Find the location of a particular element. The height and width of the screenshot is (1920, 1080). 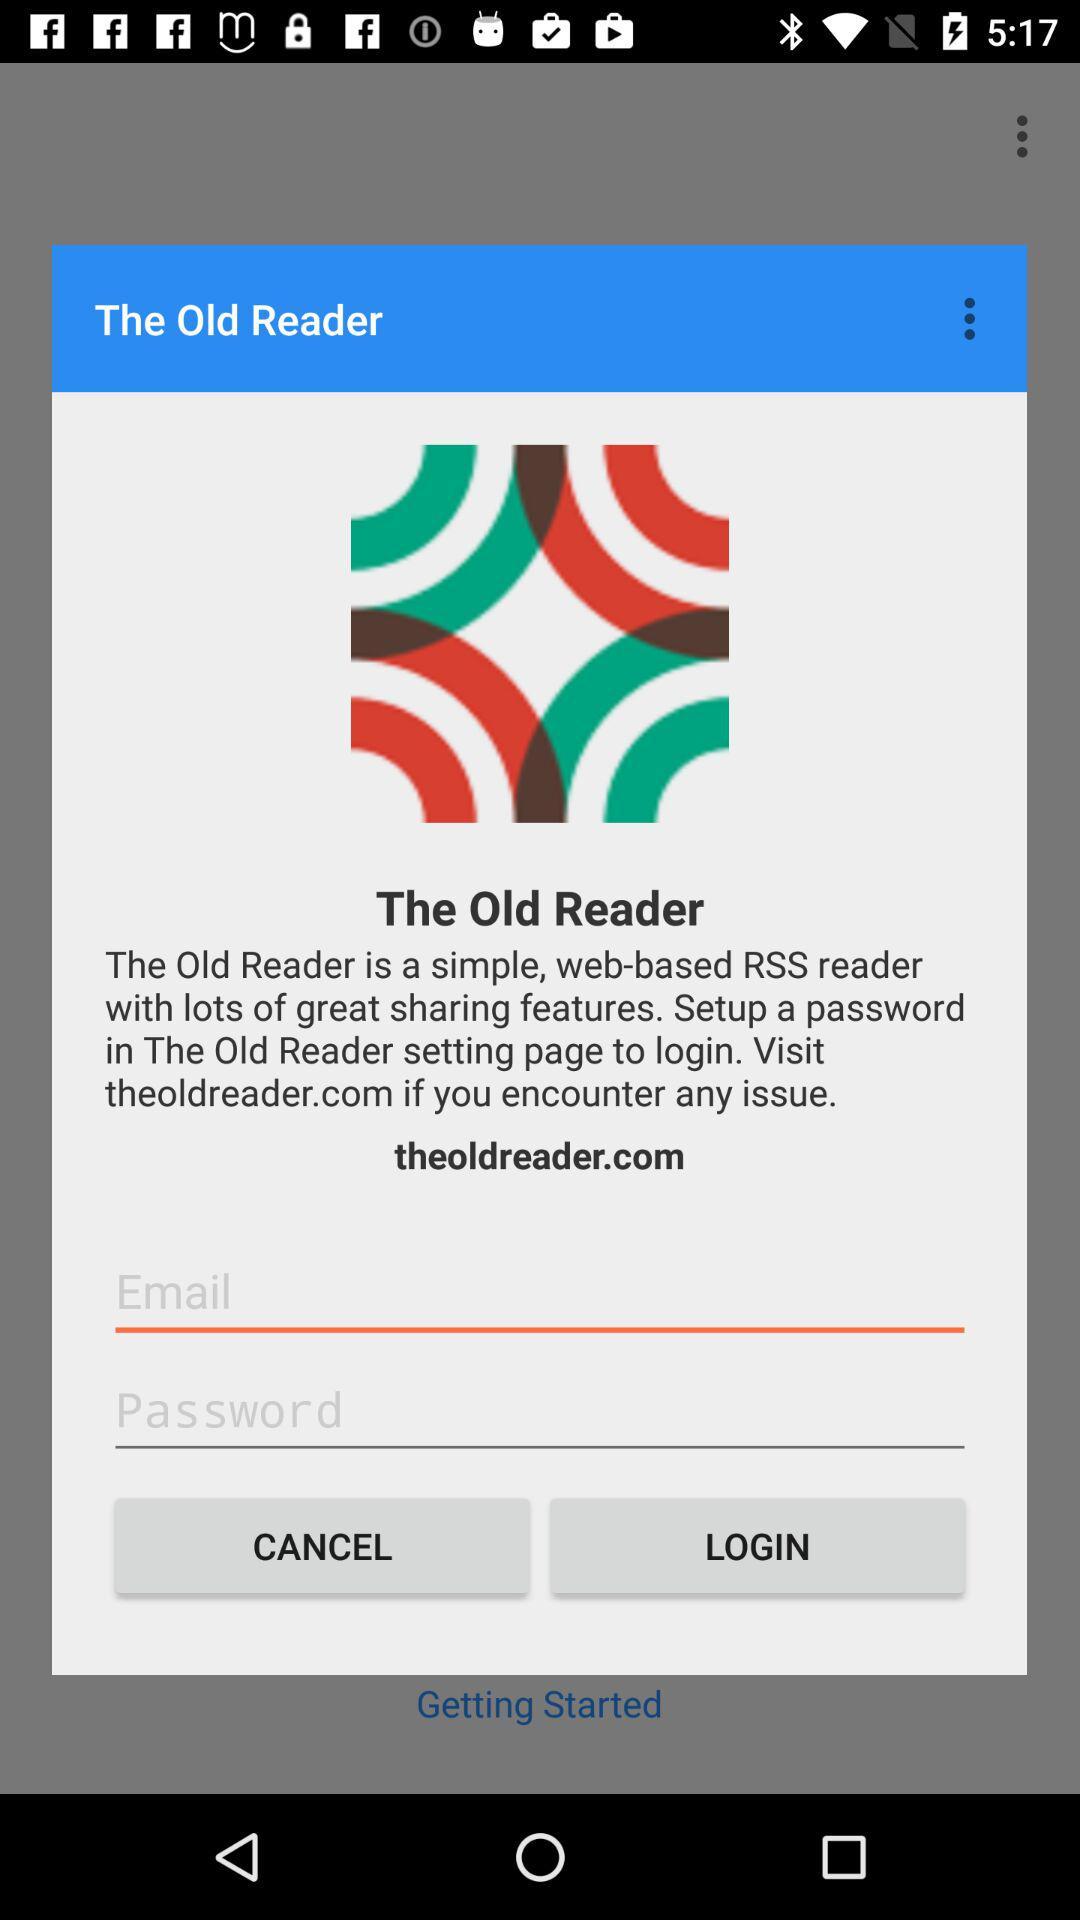

password is located at coordinates (540, 1409).